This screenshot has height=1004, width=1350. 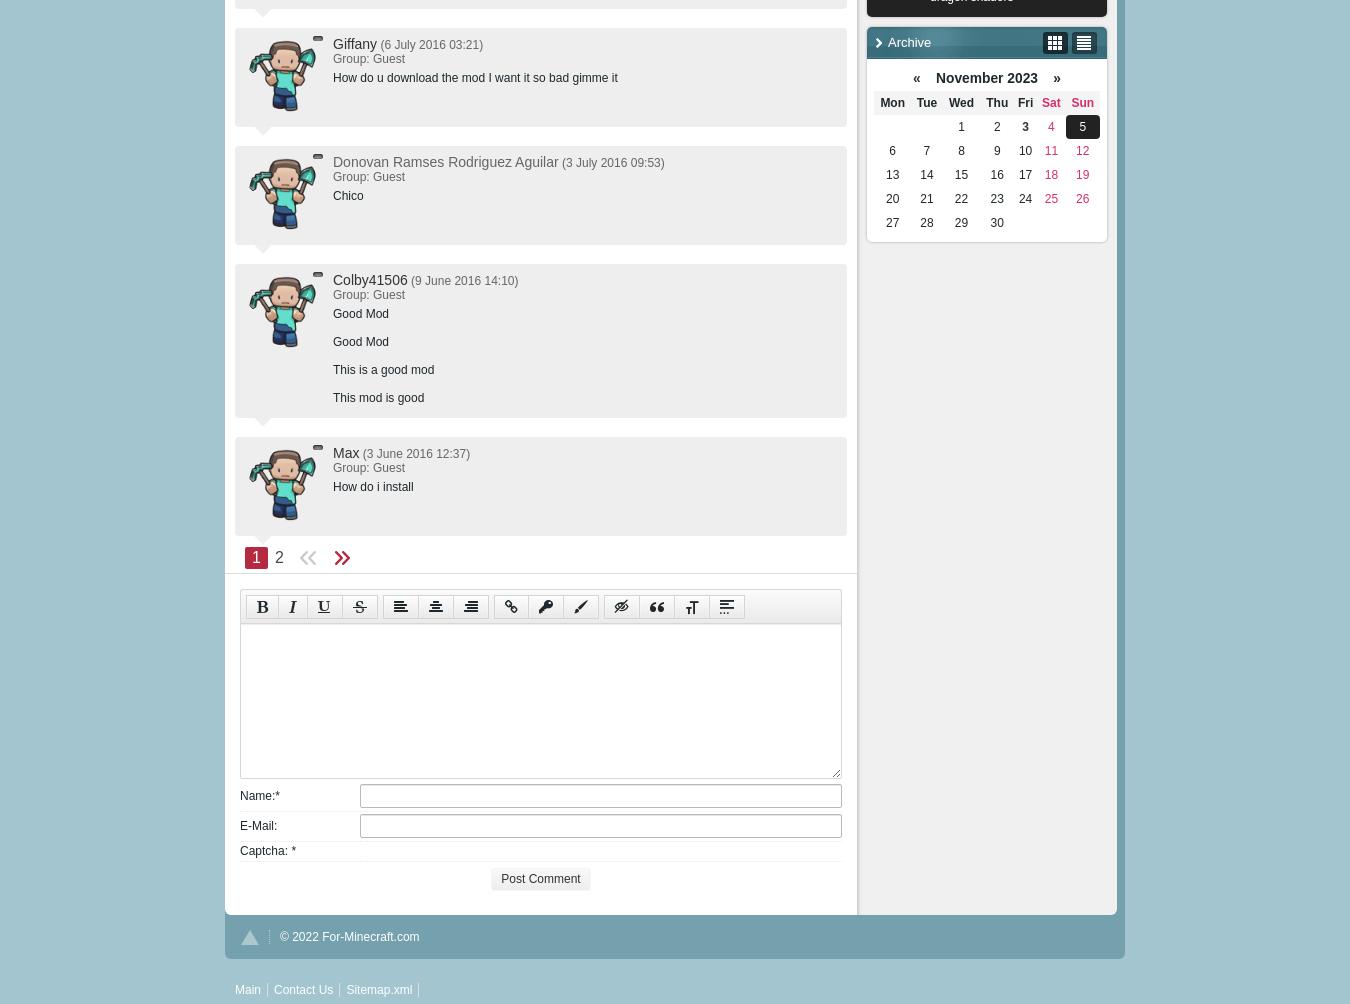 What do you see at coordinates (1043, 150) in the screenshot?
I see `'11'` at bounding box center [1043, 150].